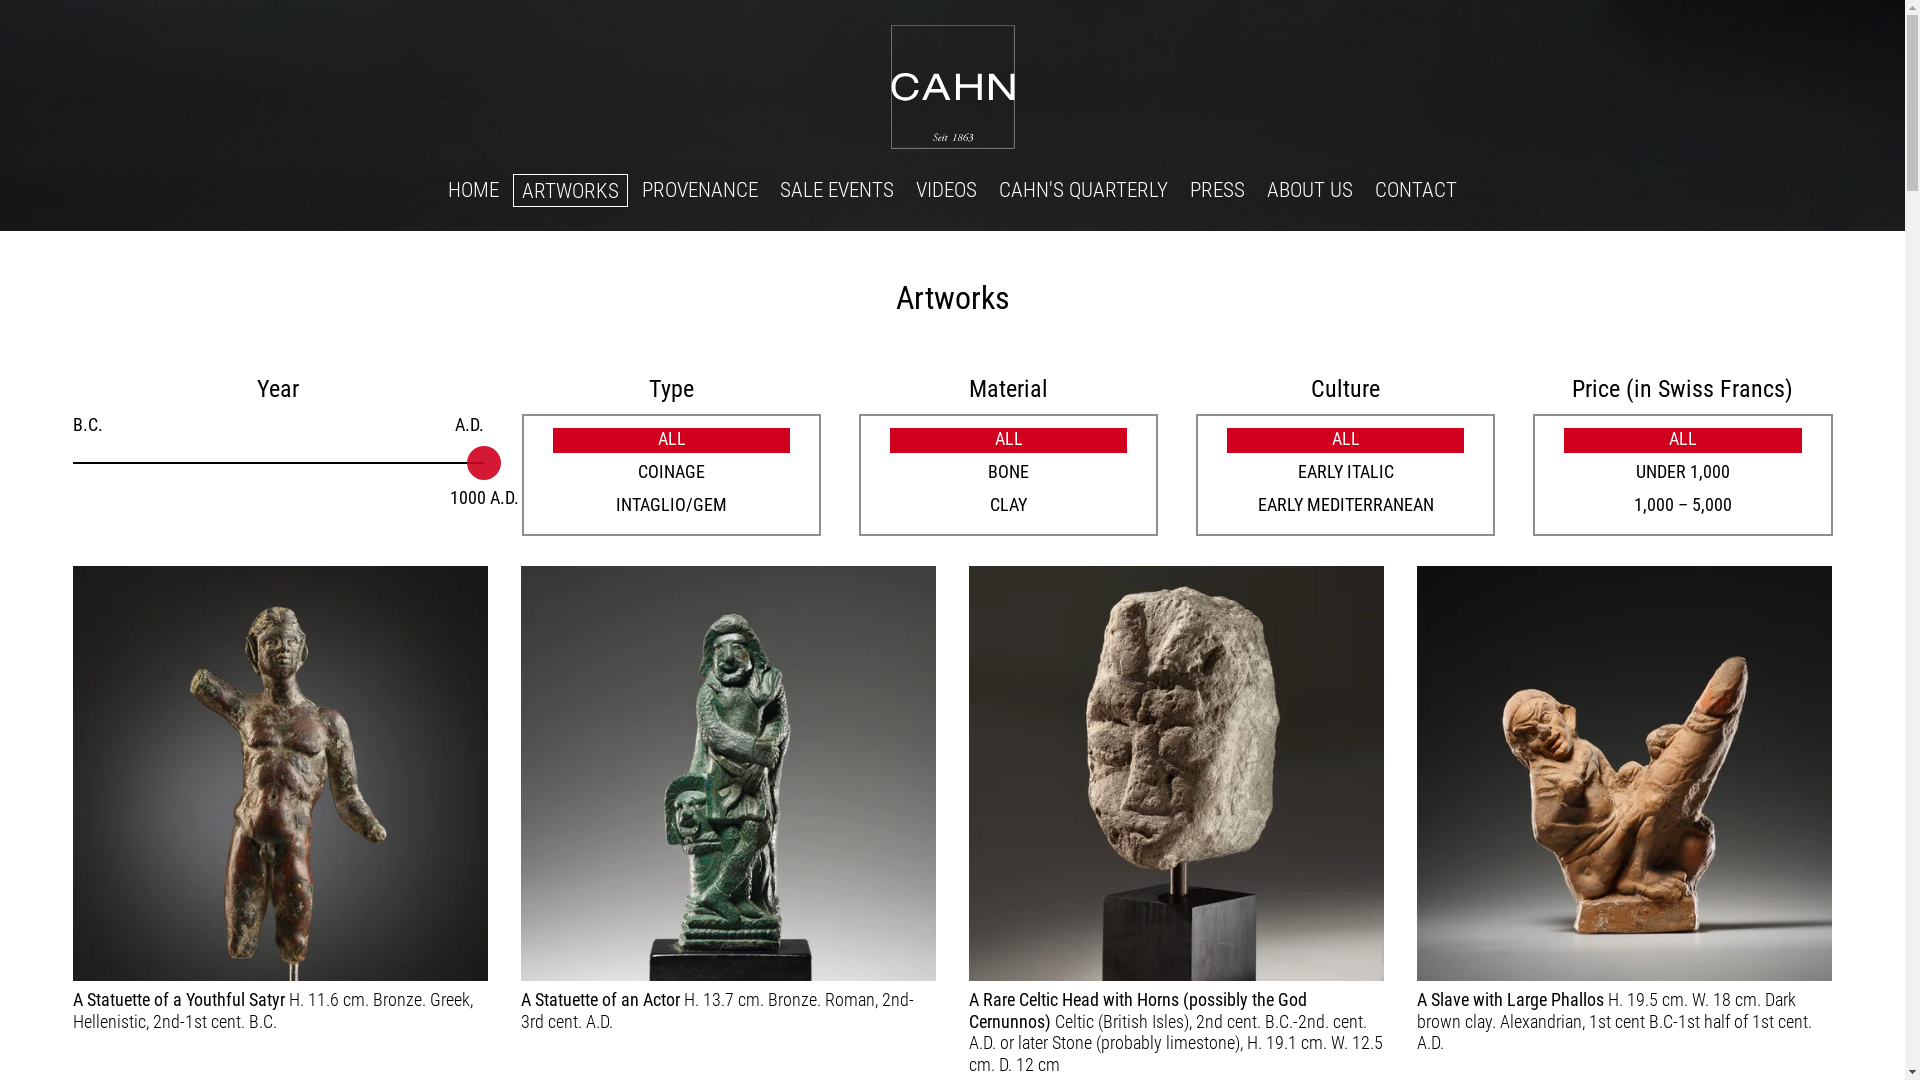  Describe the element at coordinates (700, 190) in the screenshot. I see `'PROVENANCE'` at that location.